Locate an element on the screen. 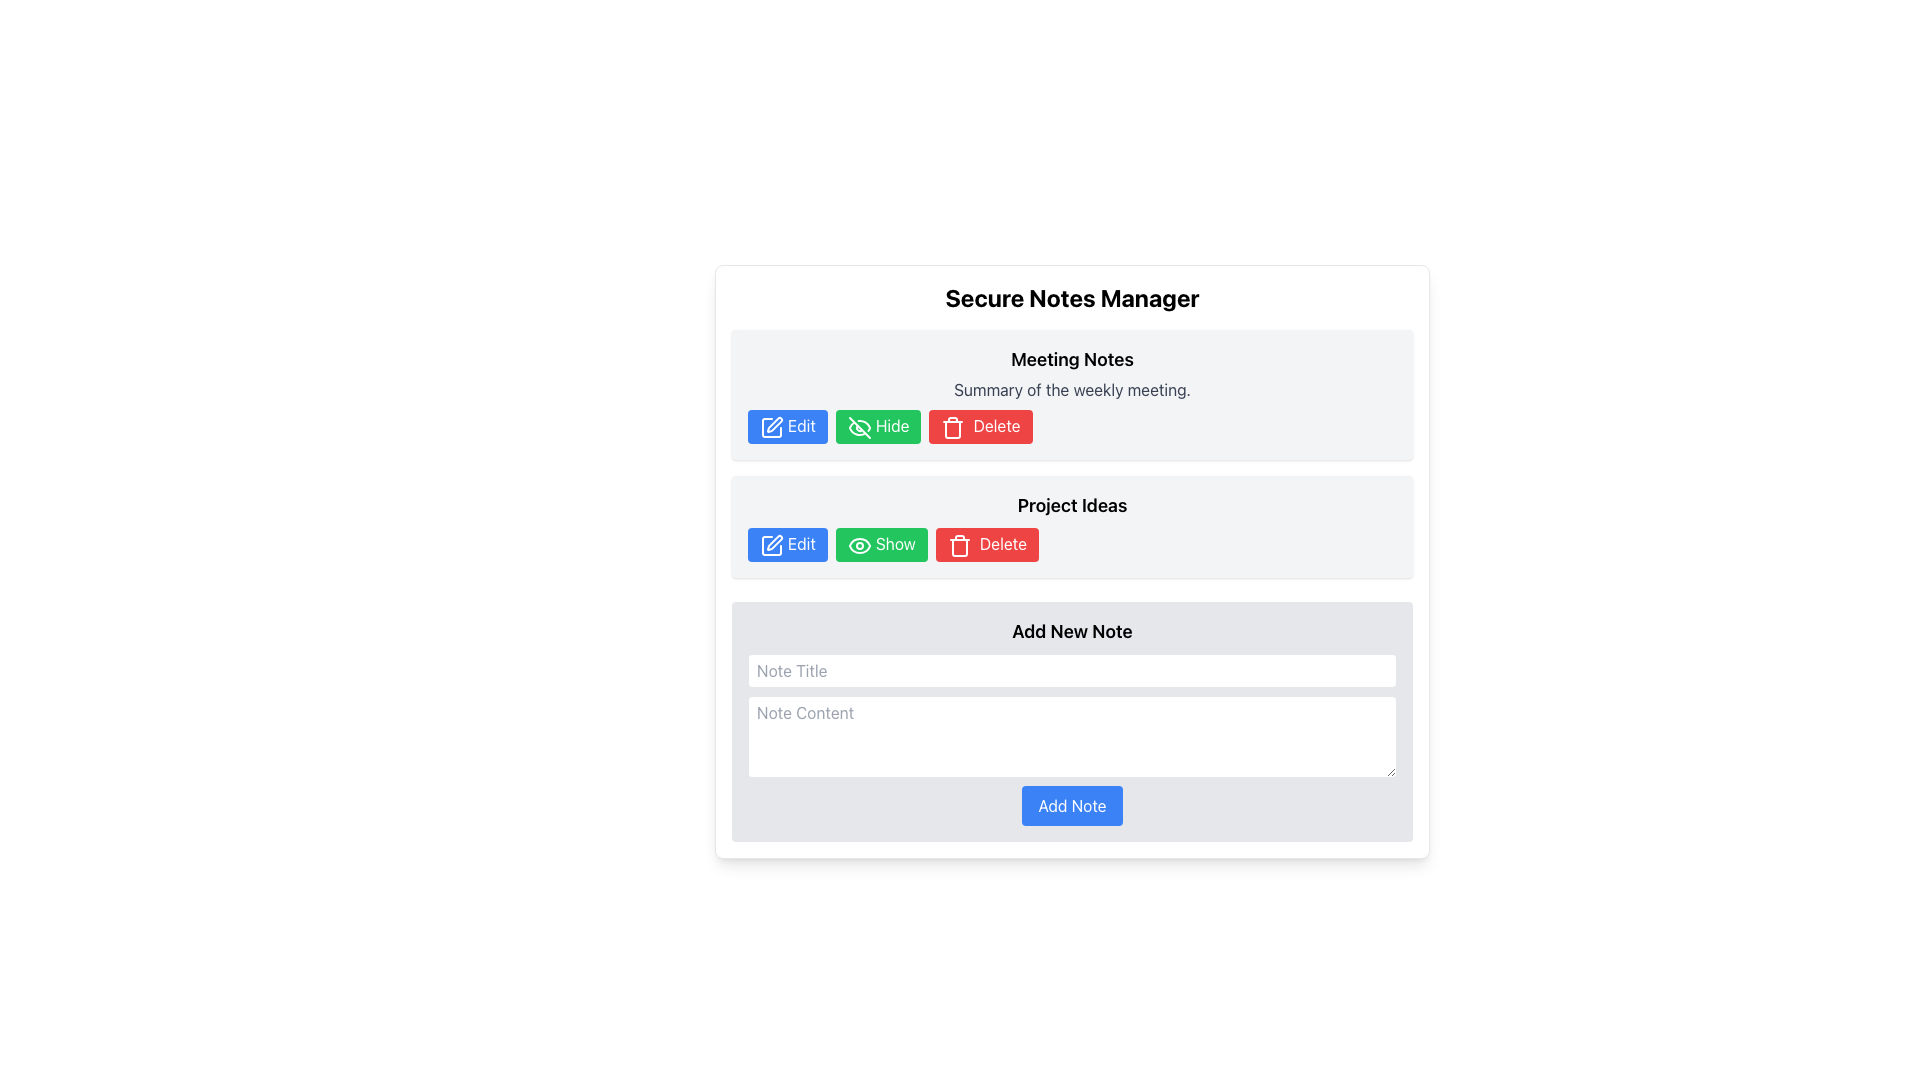  the heading text that identifies the 'Meeting Notes' section, which is positioned above the summary and action buttons is located at coordinates (1071, 358).